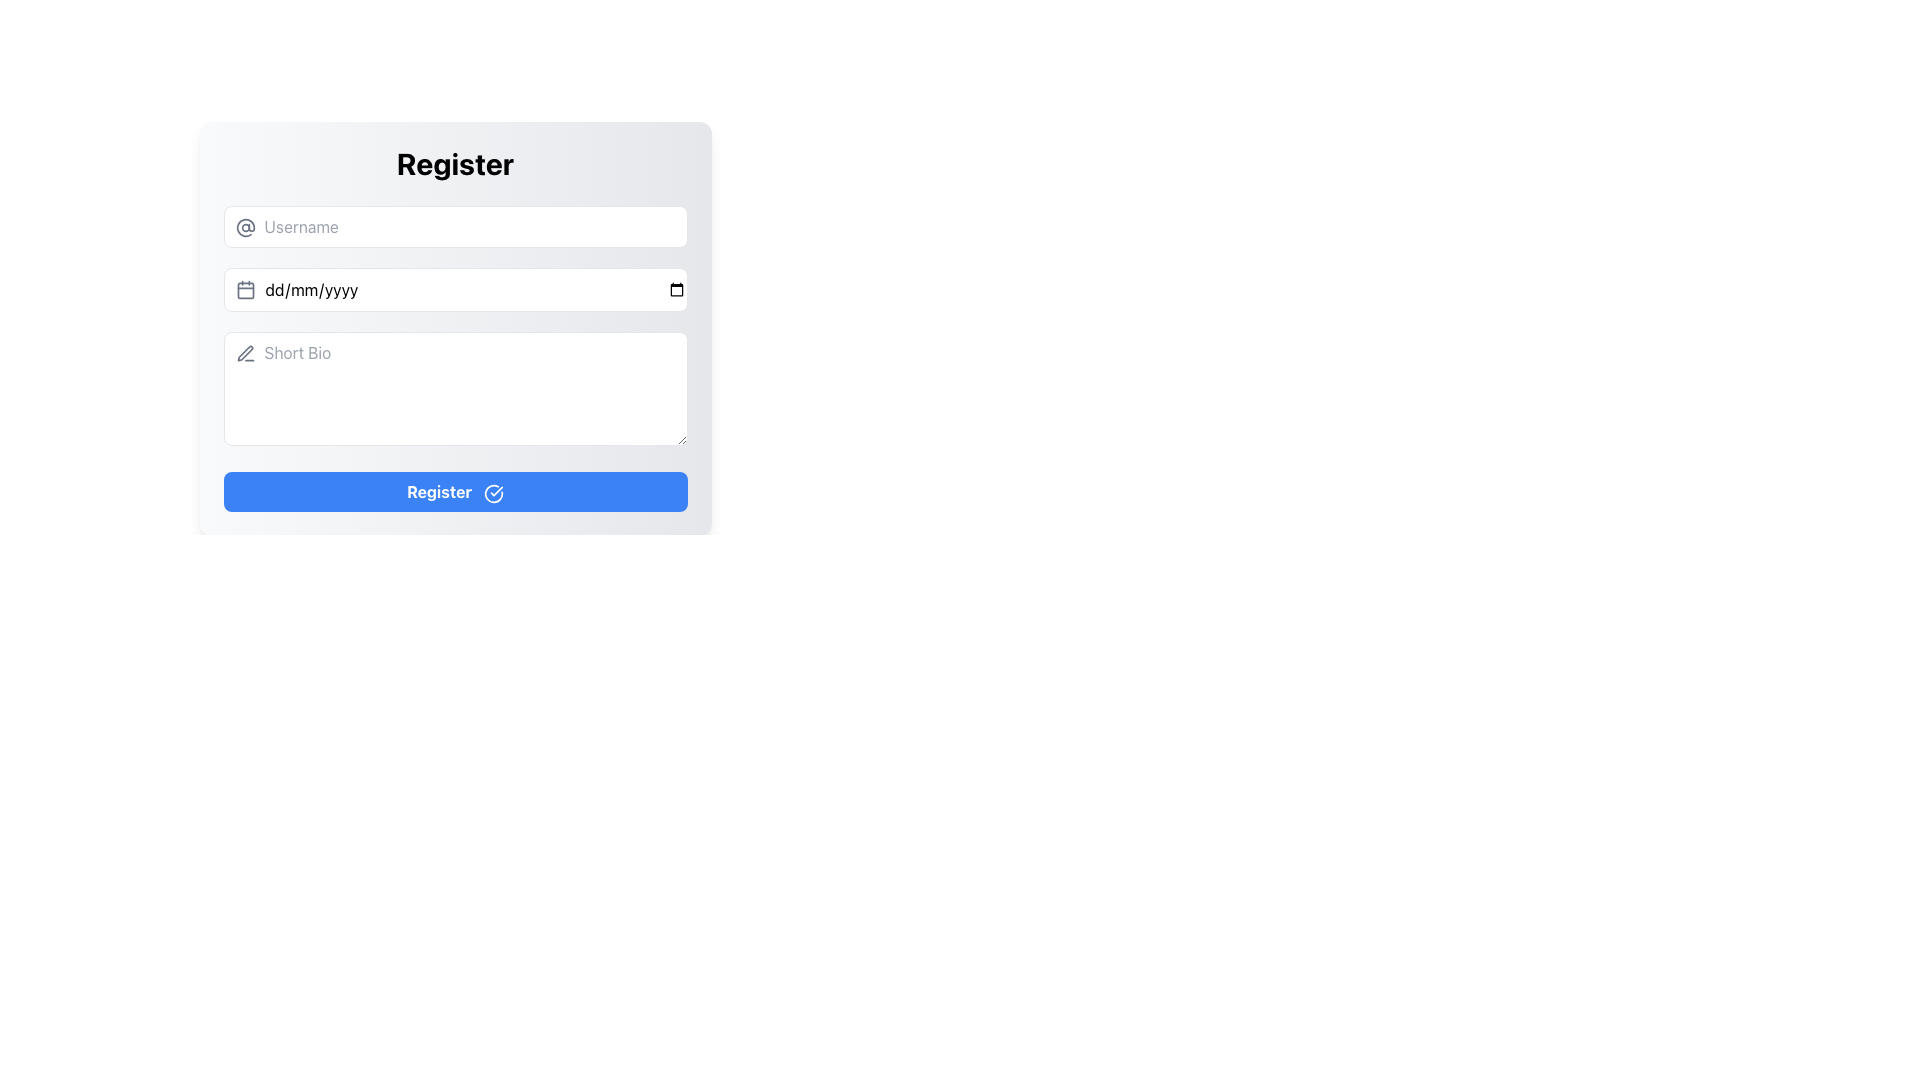  I want to click on the calendar icon located at the top-left corner of the date input field, which aligns with the placeholder text 'dd/mm/yyyy', so click(244, 289).